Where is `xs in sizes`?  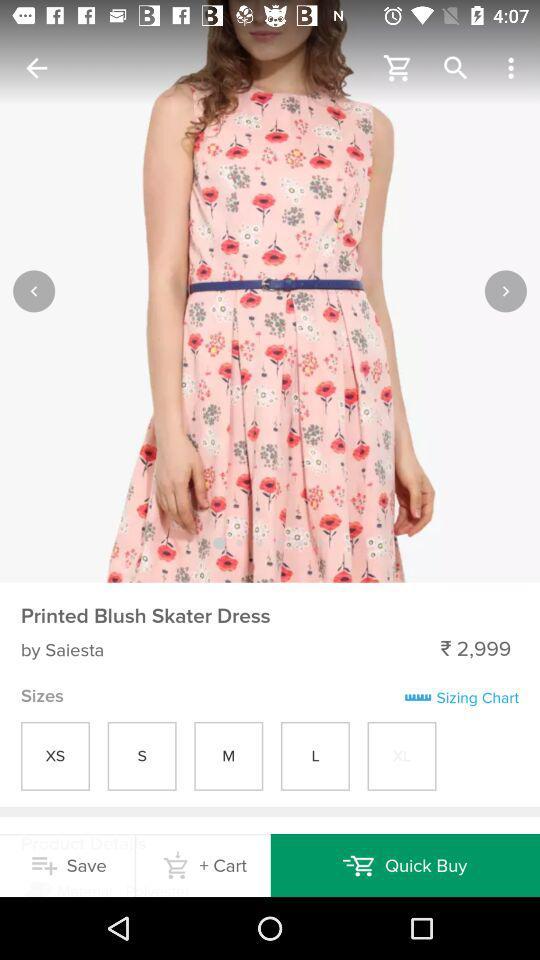
xs in sizes is located at coordinates (55, 755).